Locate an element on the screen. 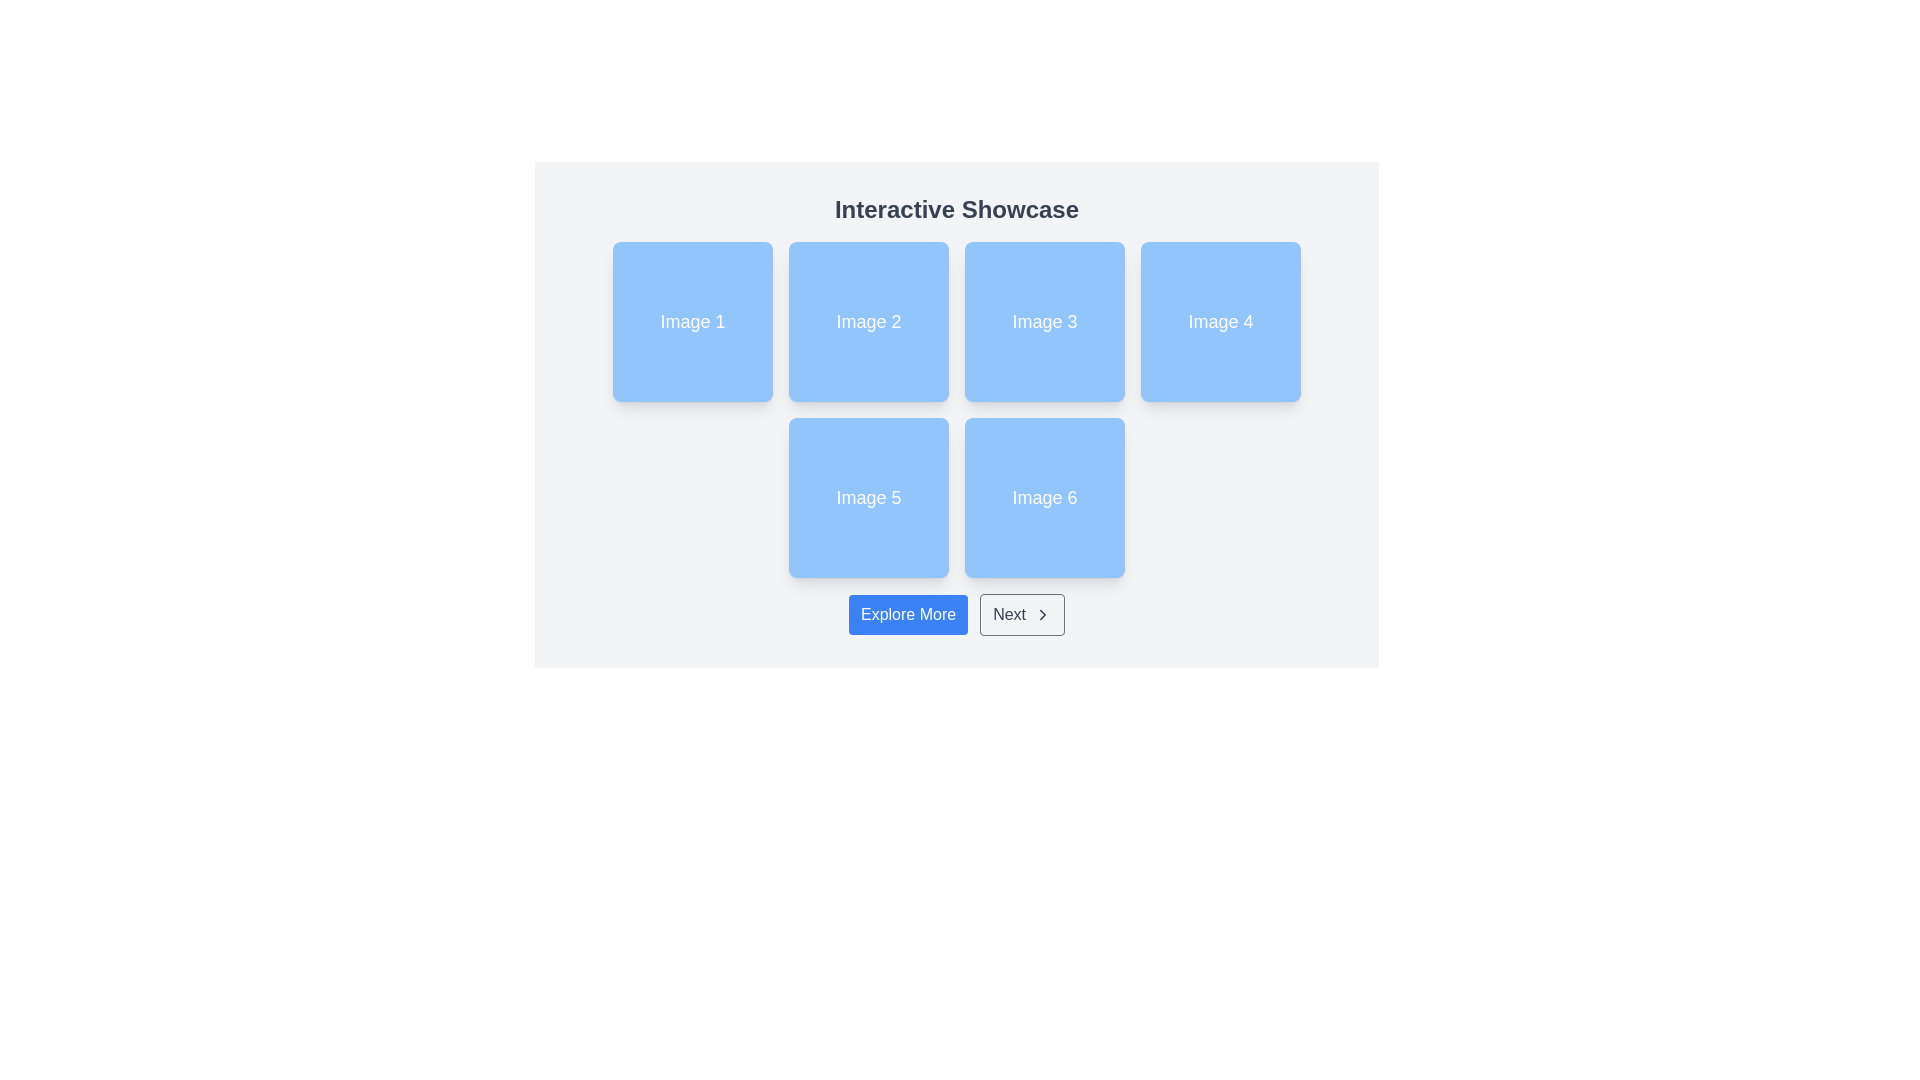 The width and height of the screenshot is (1920, 1080). the alignment of the black chevron-shaped icon resembling a right arrow, which is part of the navigation control interface and located to the right of the 'Next' button is located at coordinates (1041, 613).